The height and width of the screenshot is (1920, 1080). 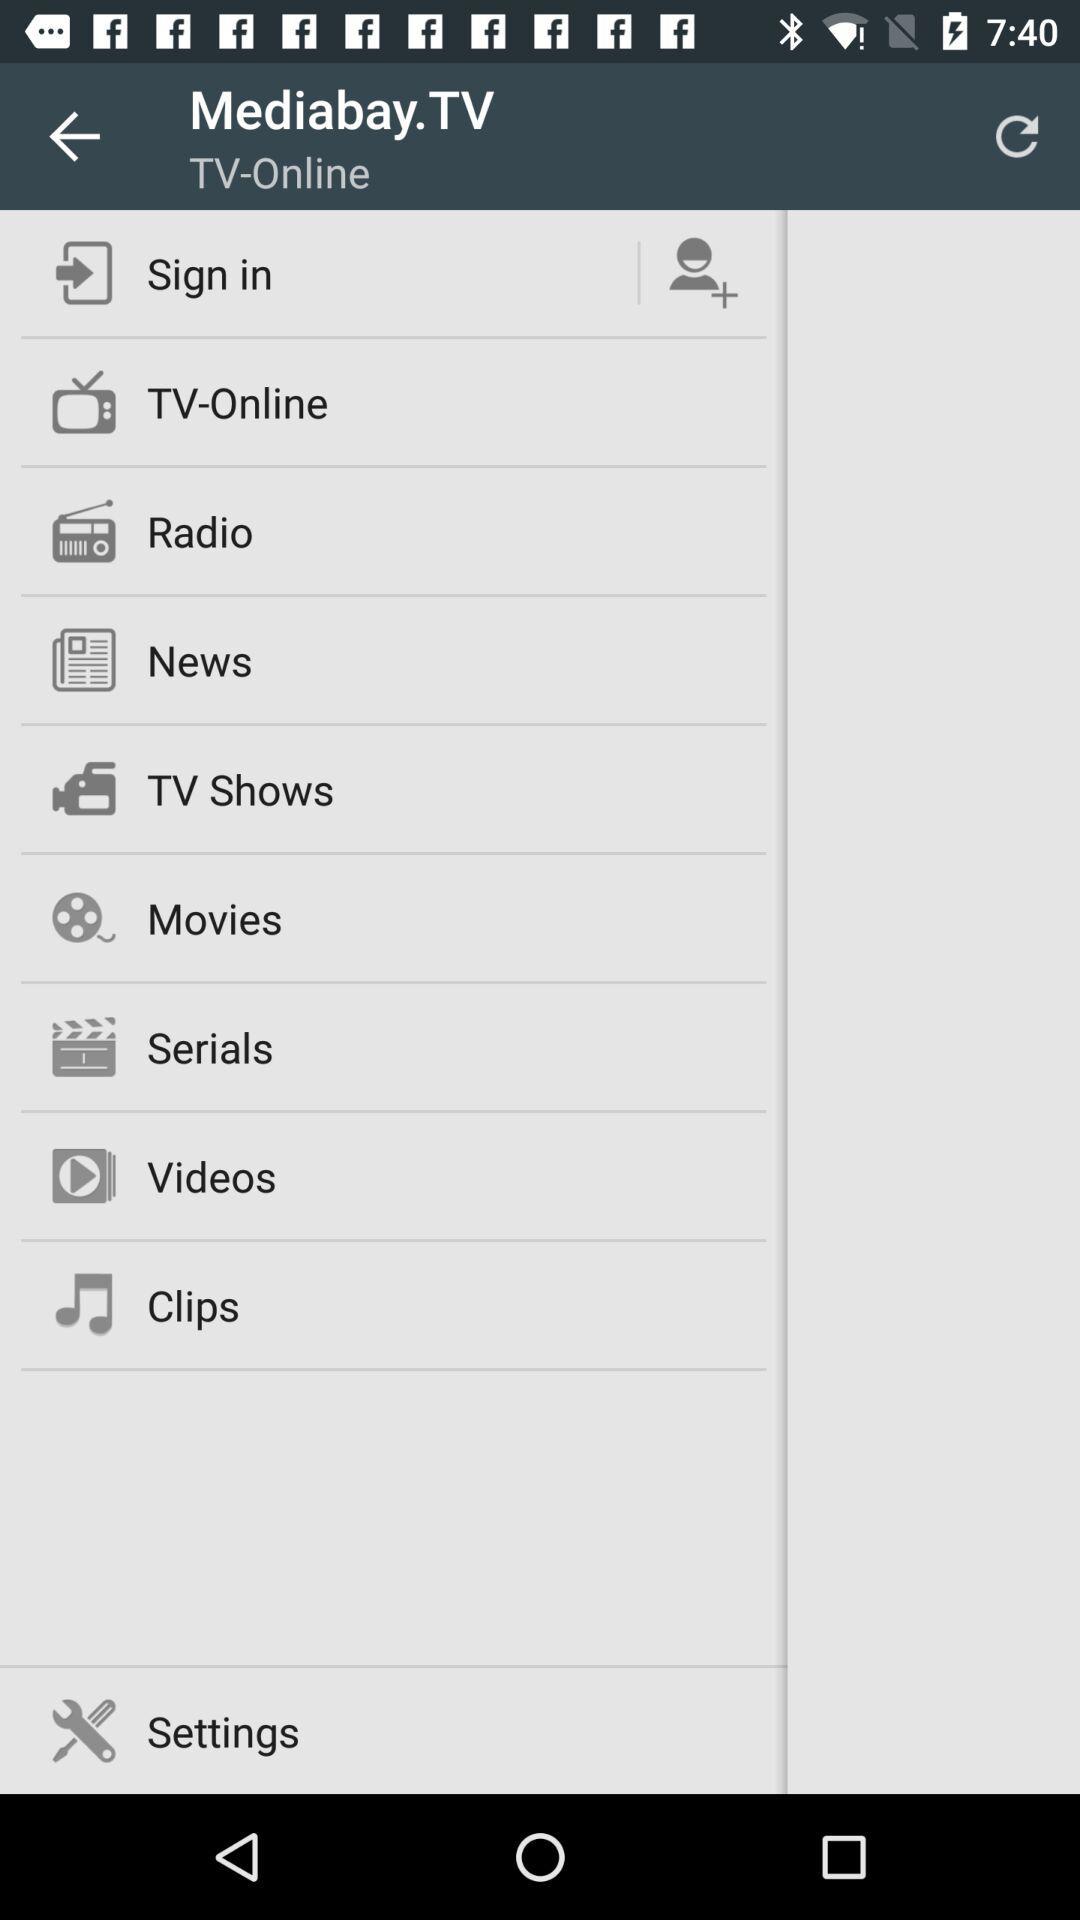 What do you see at coordinates (211, 1176) in the screenshot?
I see `the videos item` at bounding box center [211, 1176].